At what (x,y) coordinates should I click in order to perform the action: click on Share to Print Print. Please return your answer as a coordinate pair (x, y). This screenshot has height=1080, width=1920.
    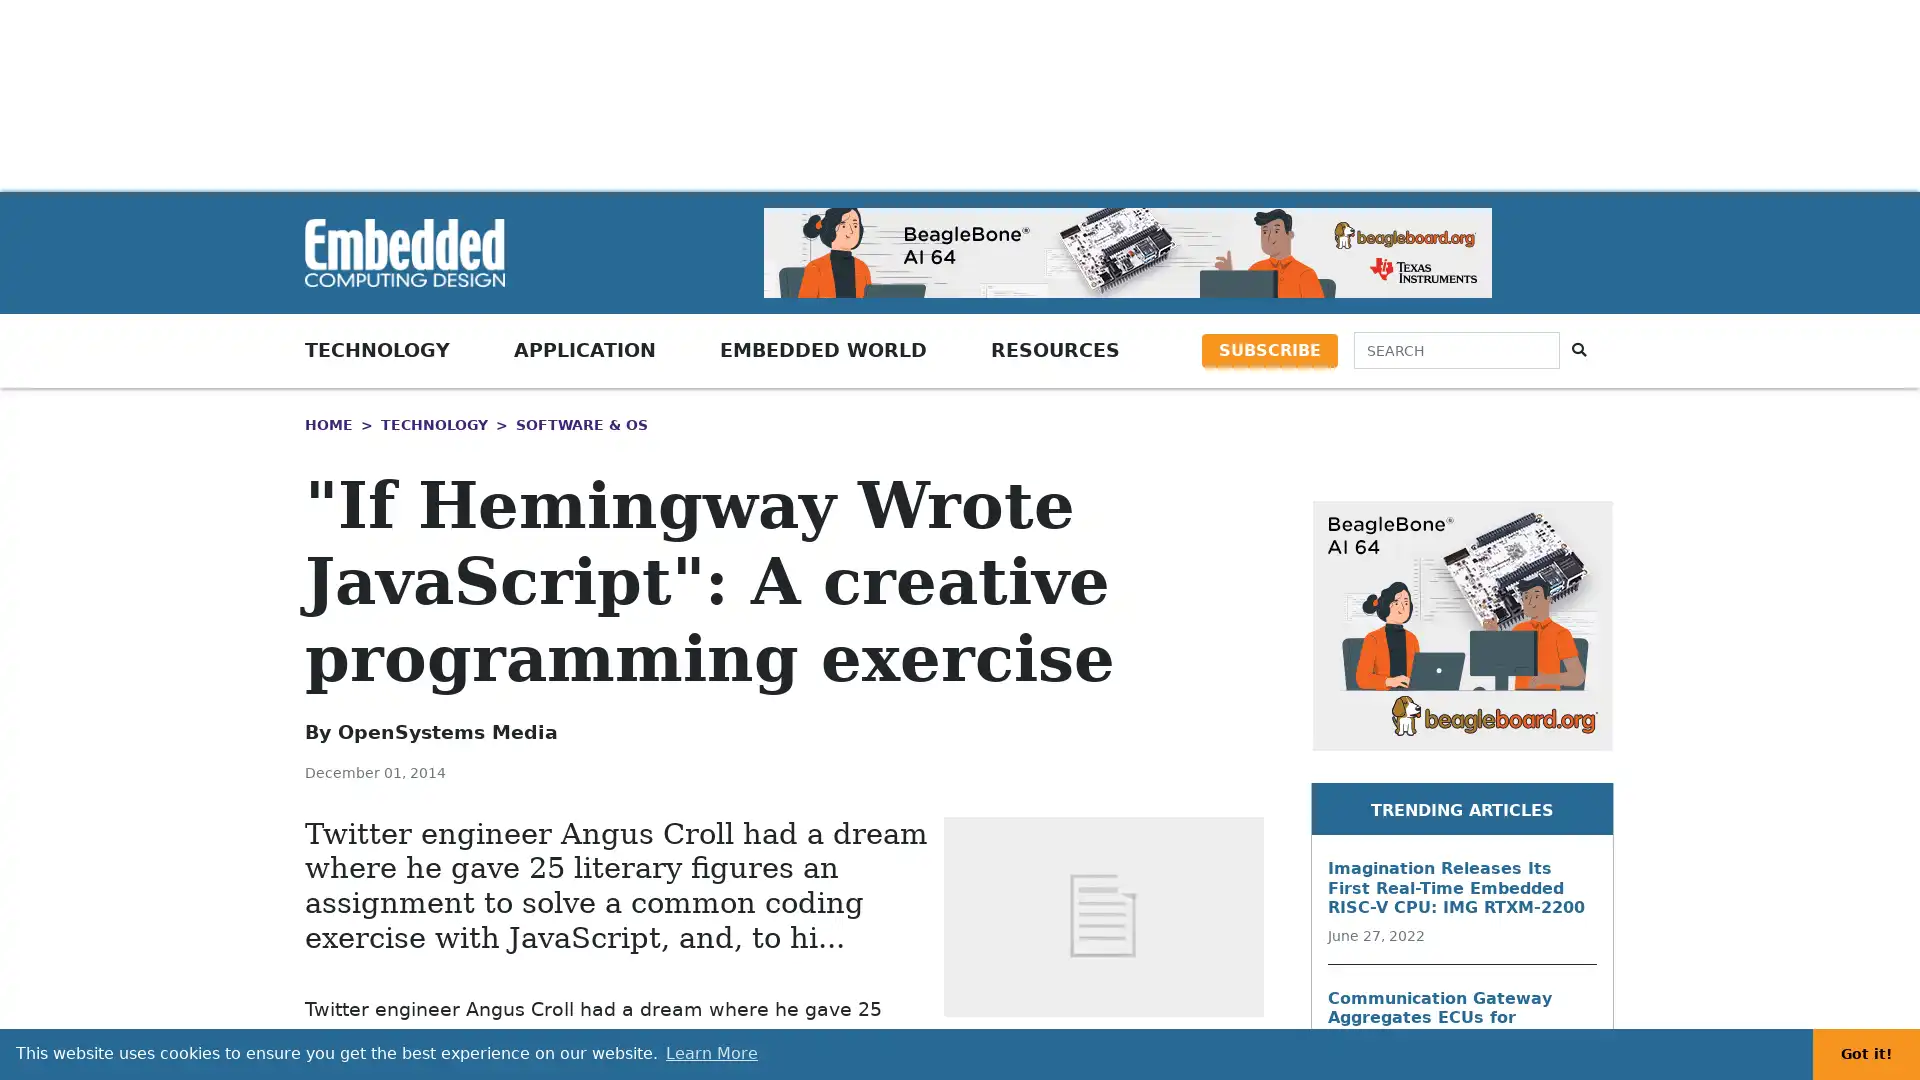
    Looking at the image, I should click on (874, 744).